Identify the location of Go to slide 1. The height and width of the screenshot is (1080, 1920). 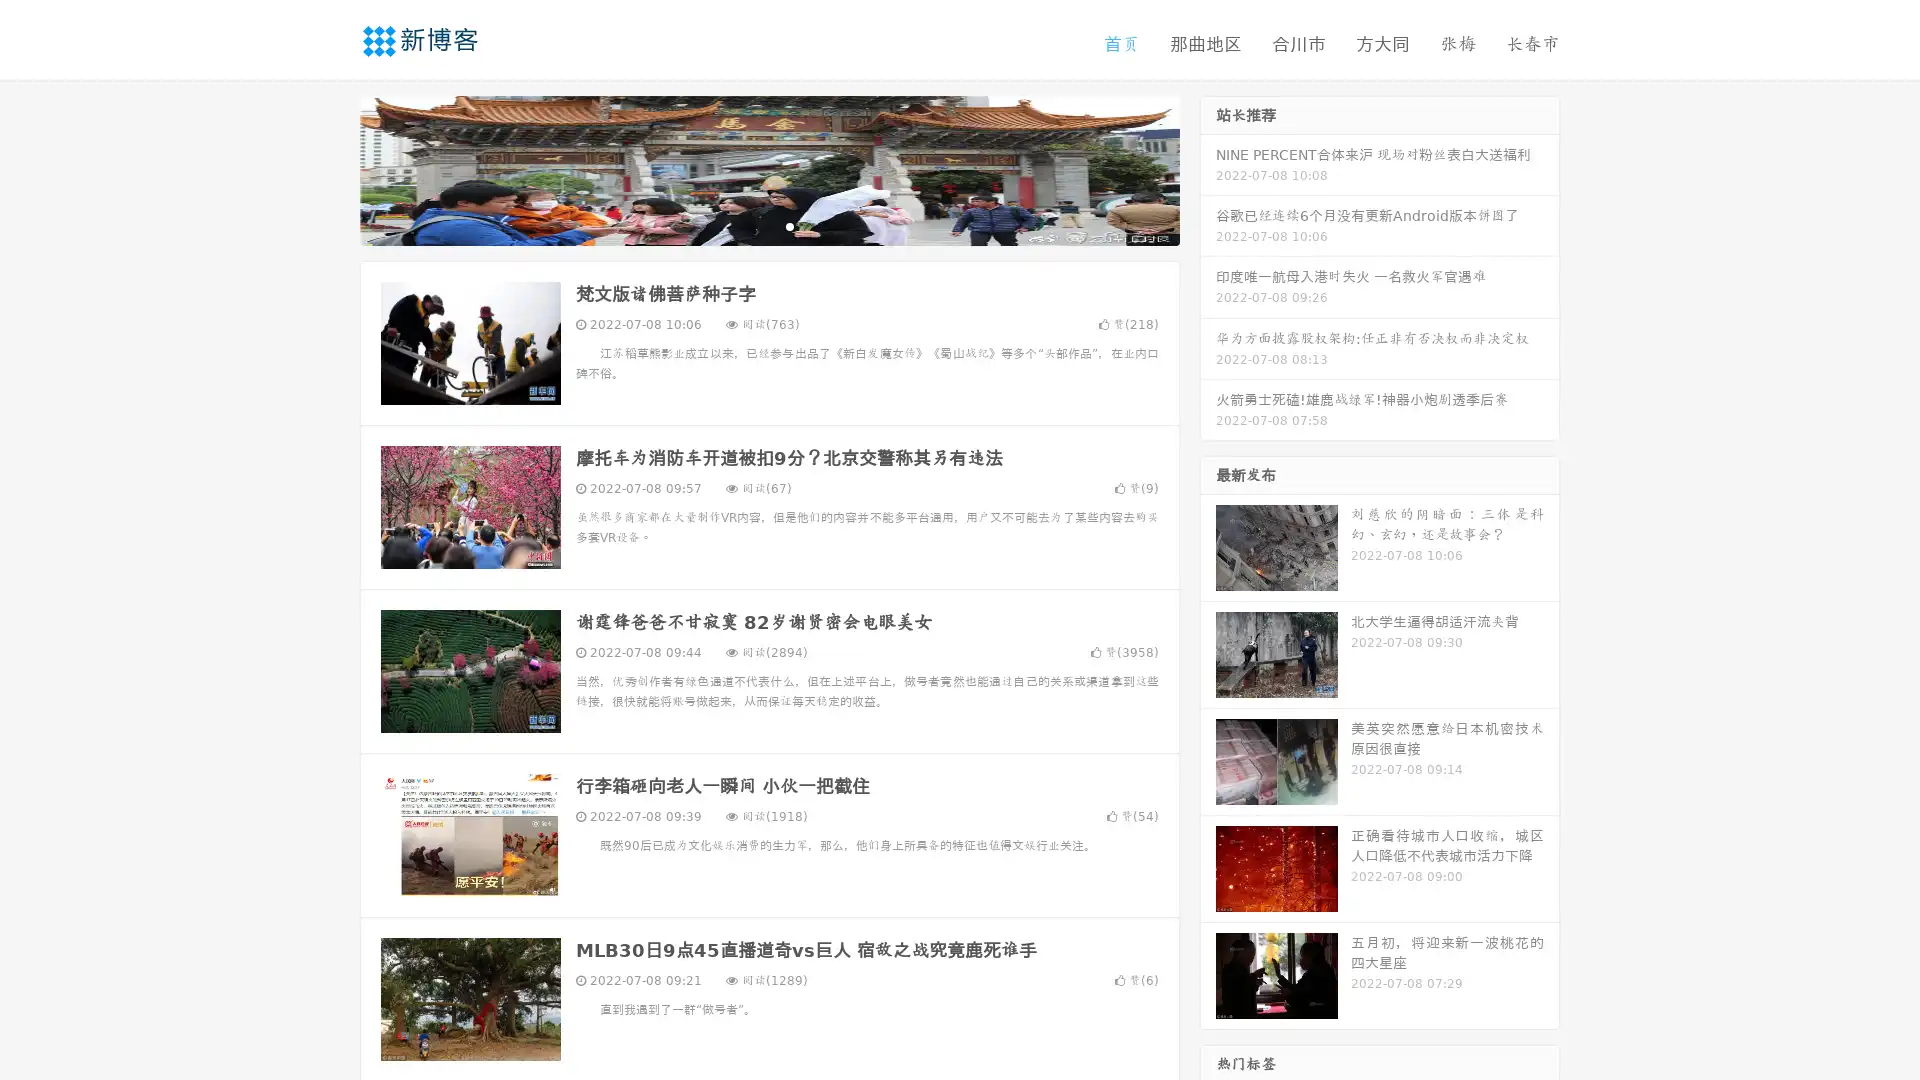
(748, 225).